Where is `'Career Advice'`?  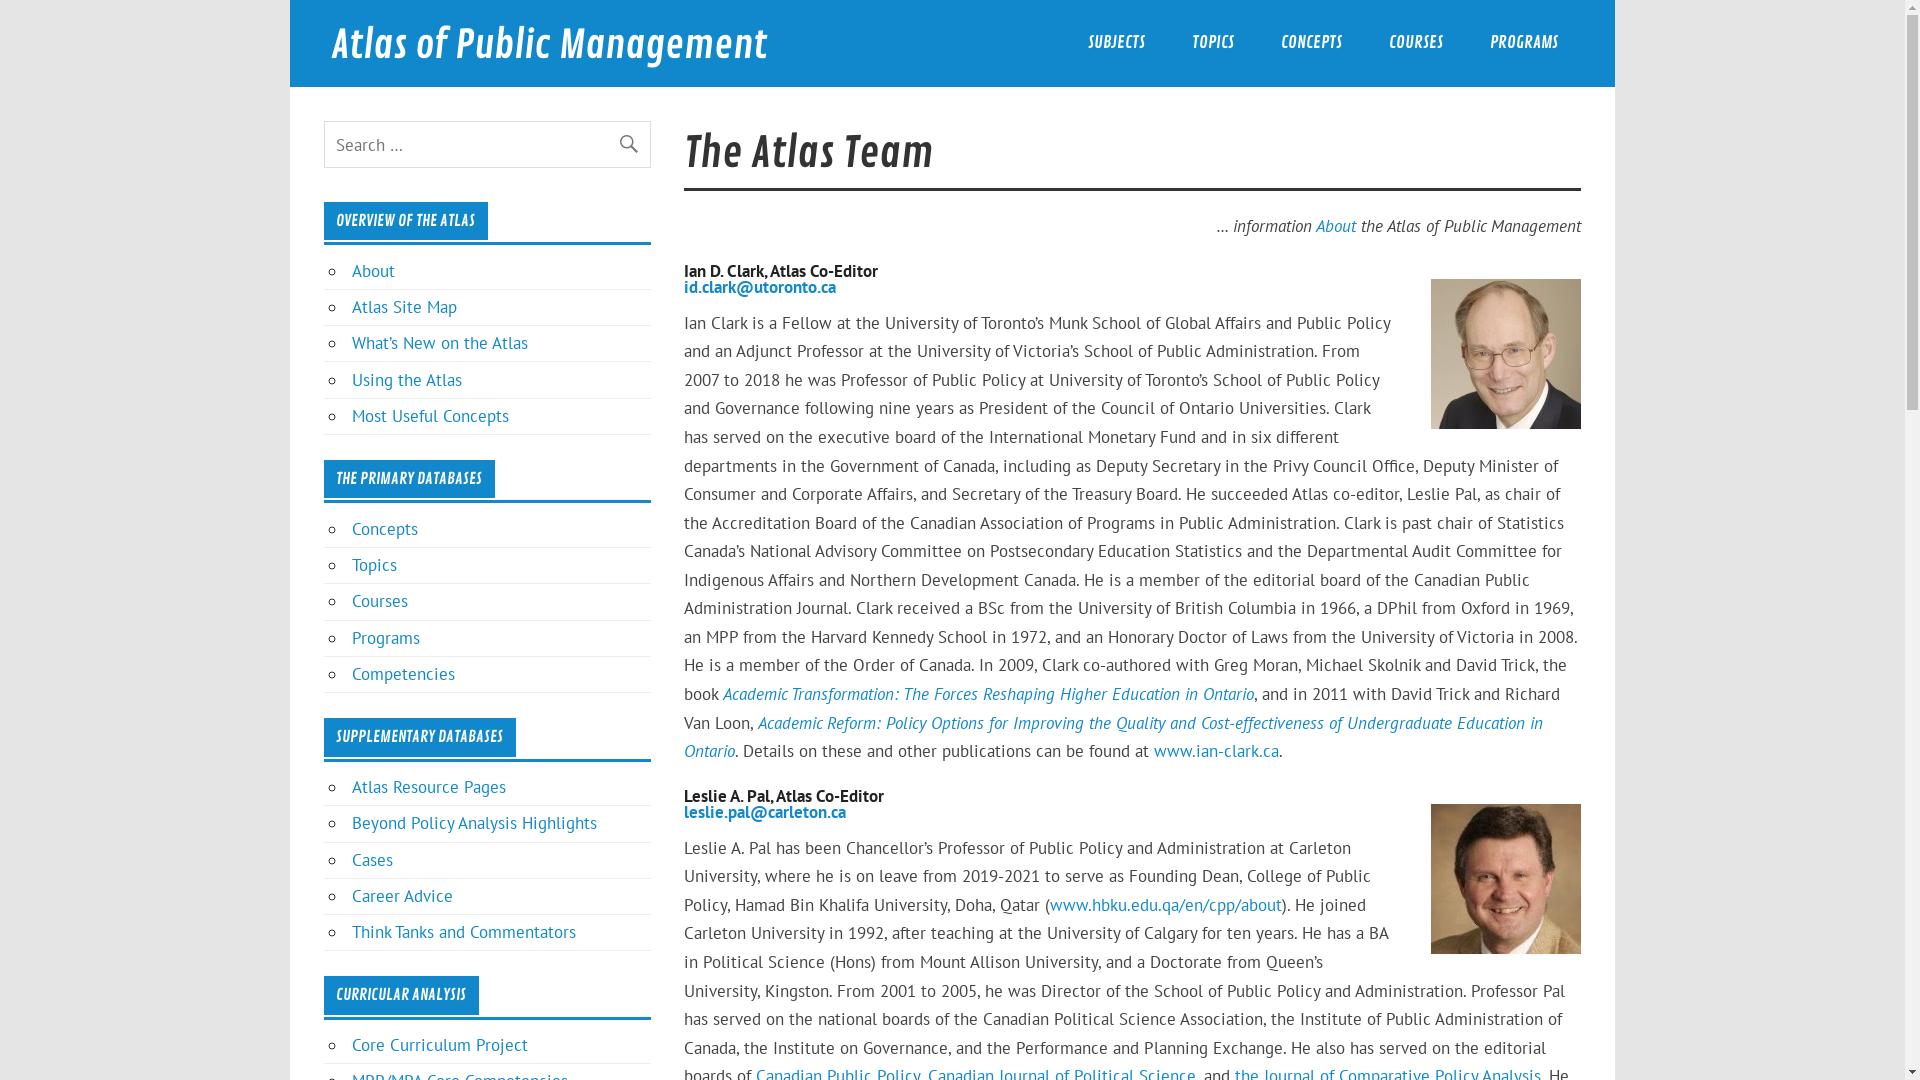 'Career Advice' is located at coordinates (401, 894).